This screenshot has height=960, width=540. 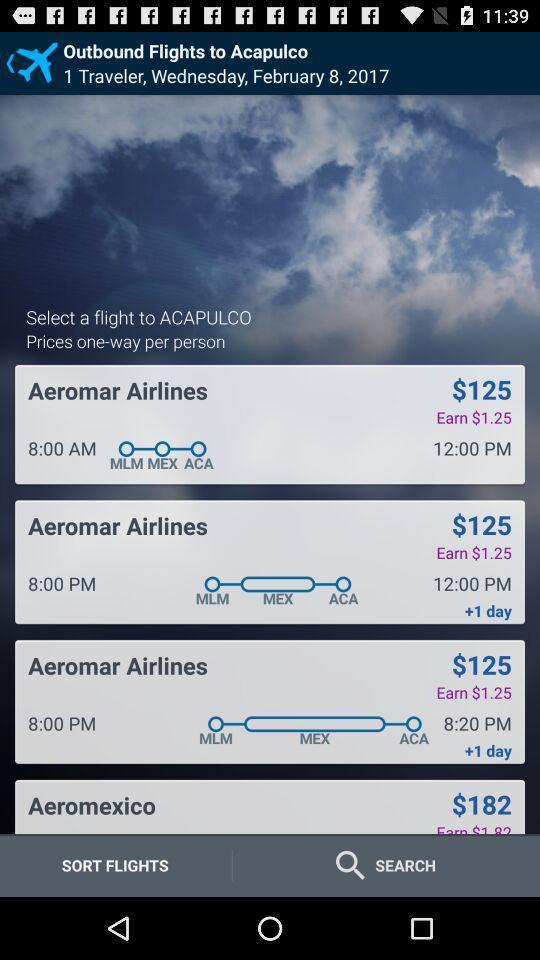 What do you see at coordinates (115, 864) in the screenshot?
I see `sort flights` at bounding box center [115, 864].